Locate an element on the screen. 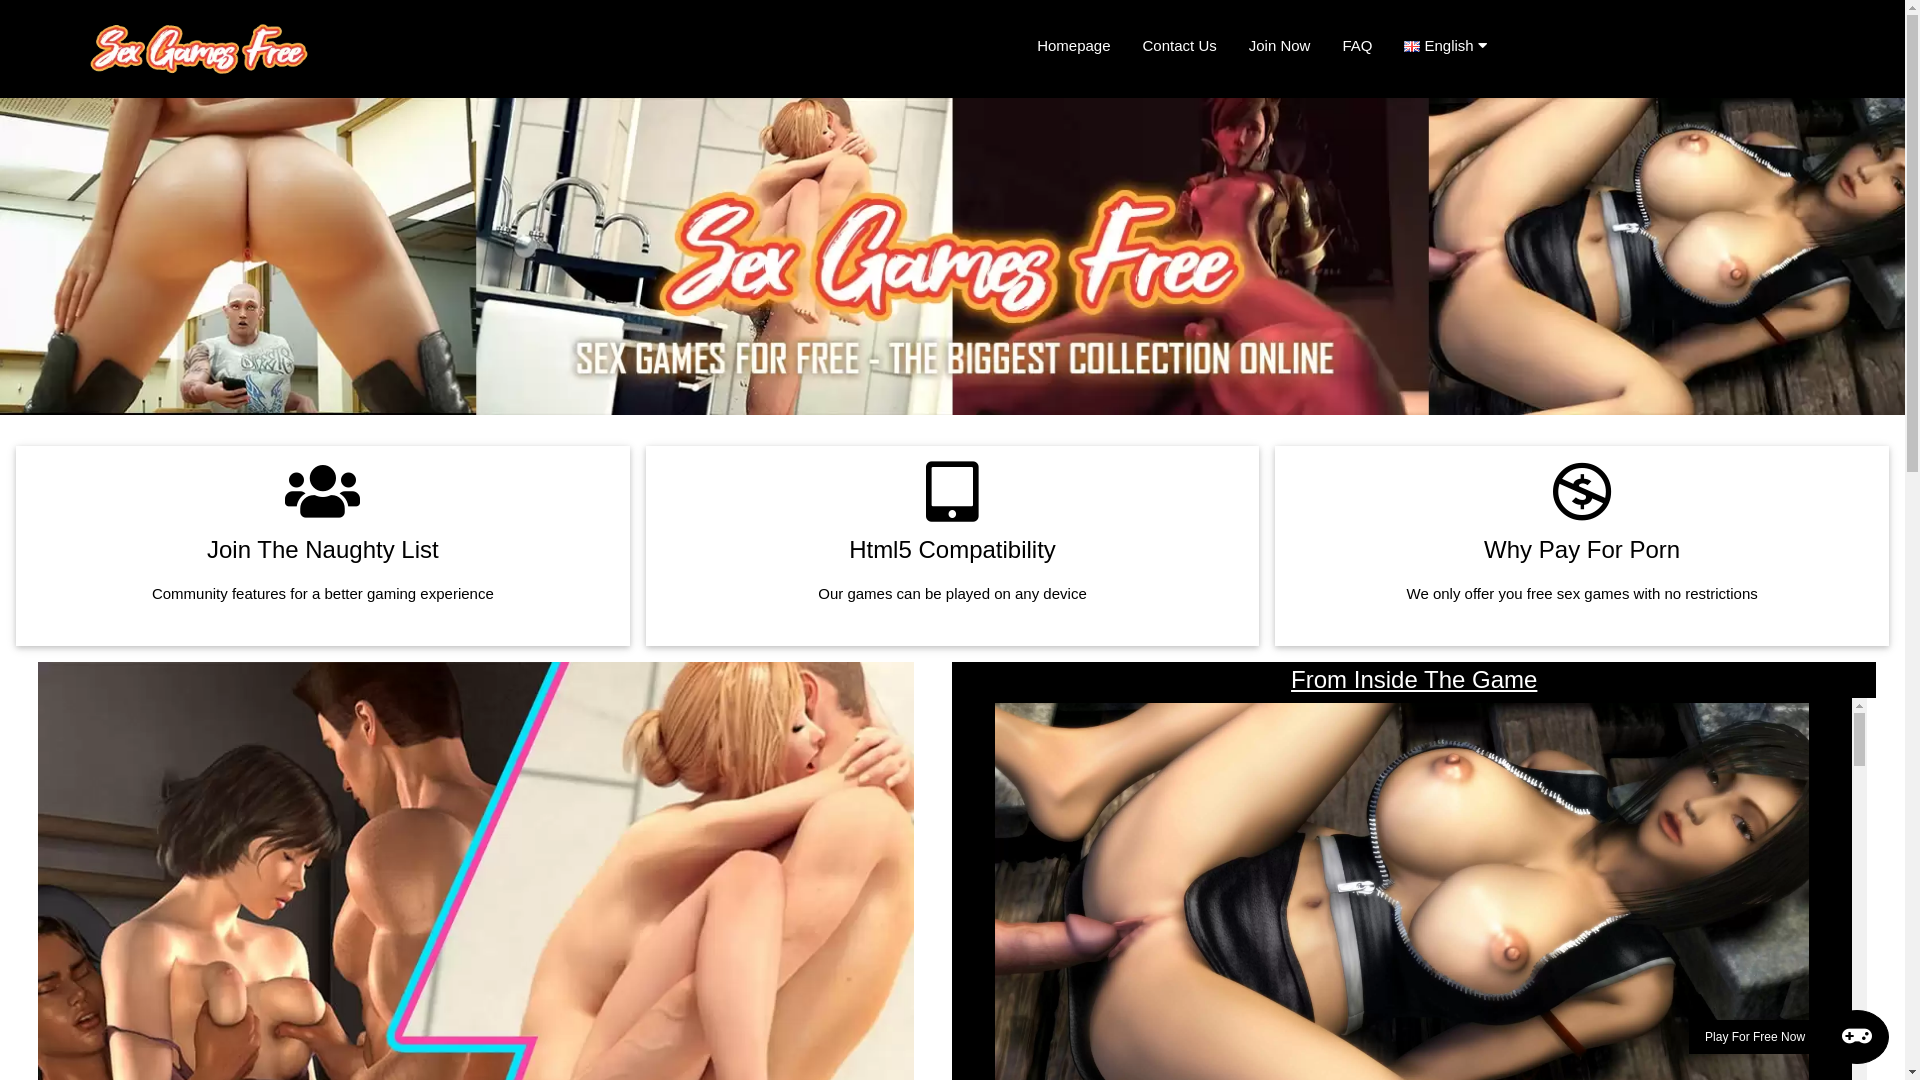 The height and width of the screenshot is (1080, 1920). 'Contact Us' is located at coordinates (1180, 45).